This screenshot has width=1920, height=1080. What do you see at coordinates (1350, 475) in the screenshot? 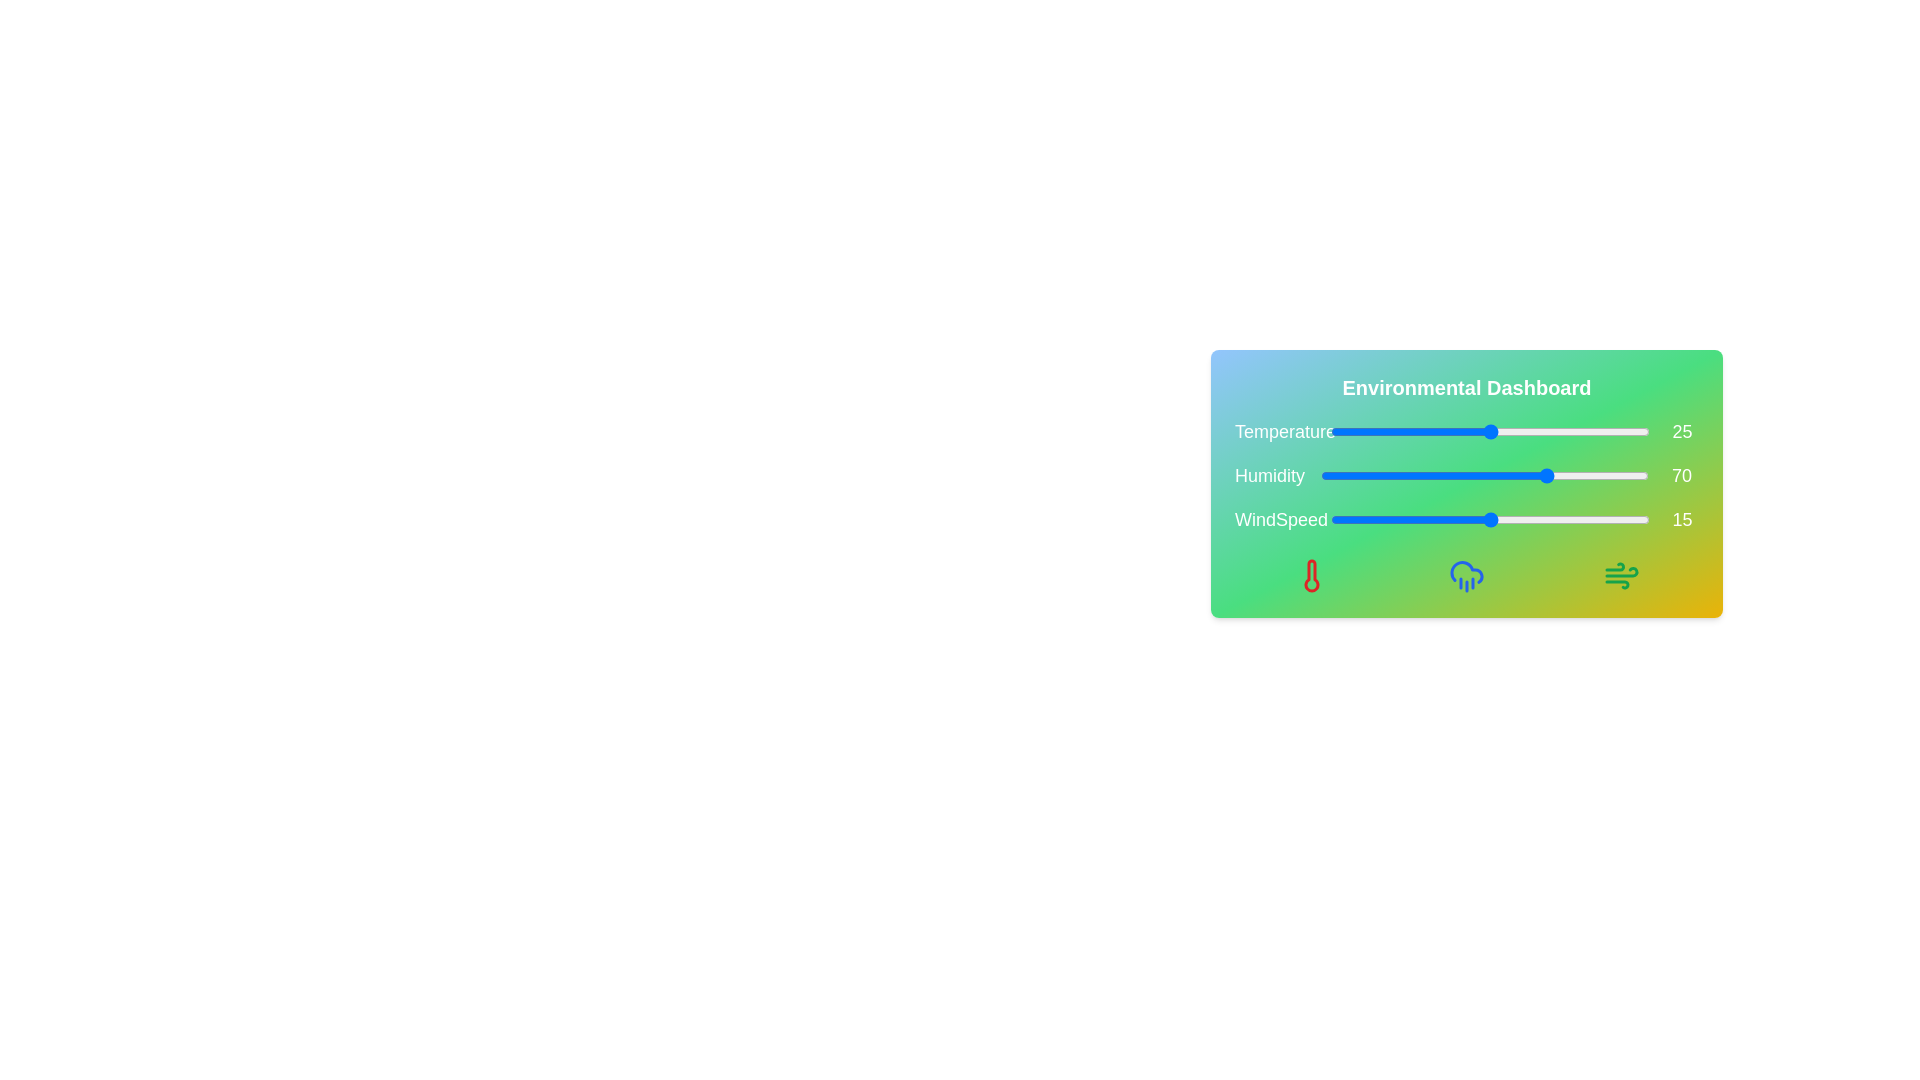
I see `the humidity slider to set the value to 9` at bounding box center [1350, 475].